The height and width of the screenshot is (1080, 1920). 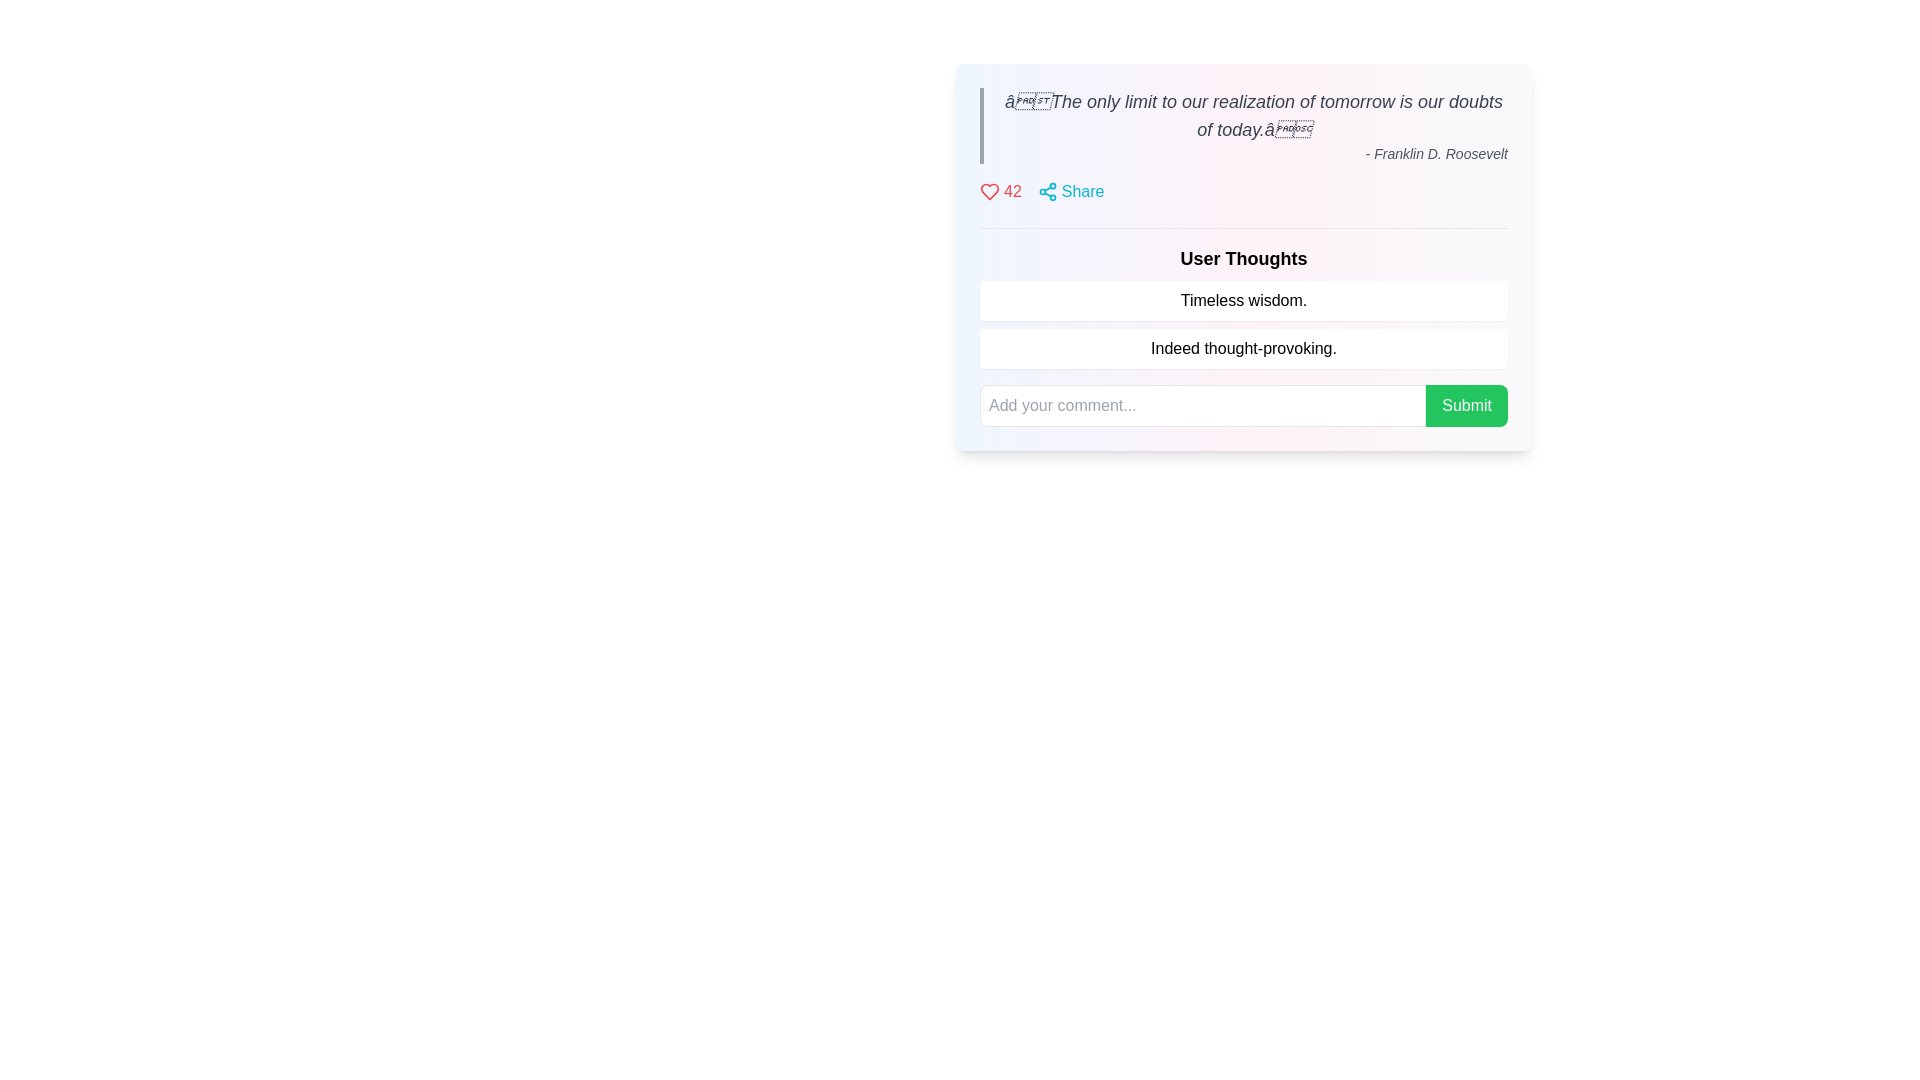 What do you see at coordinates (989, 192) in the screenshot?
I see `the heart-shaped icon located near the top-left section of the interface` at bounding box center [989, 192].